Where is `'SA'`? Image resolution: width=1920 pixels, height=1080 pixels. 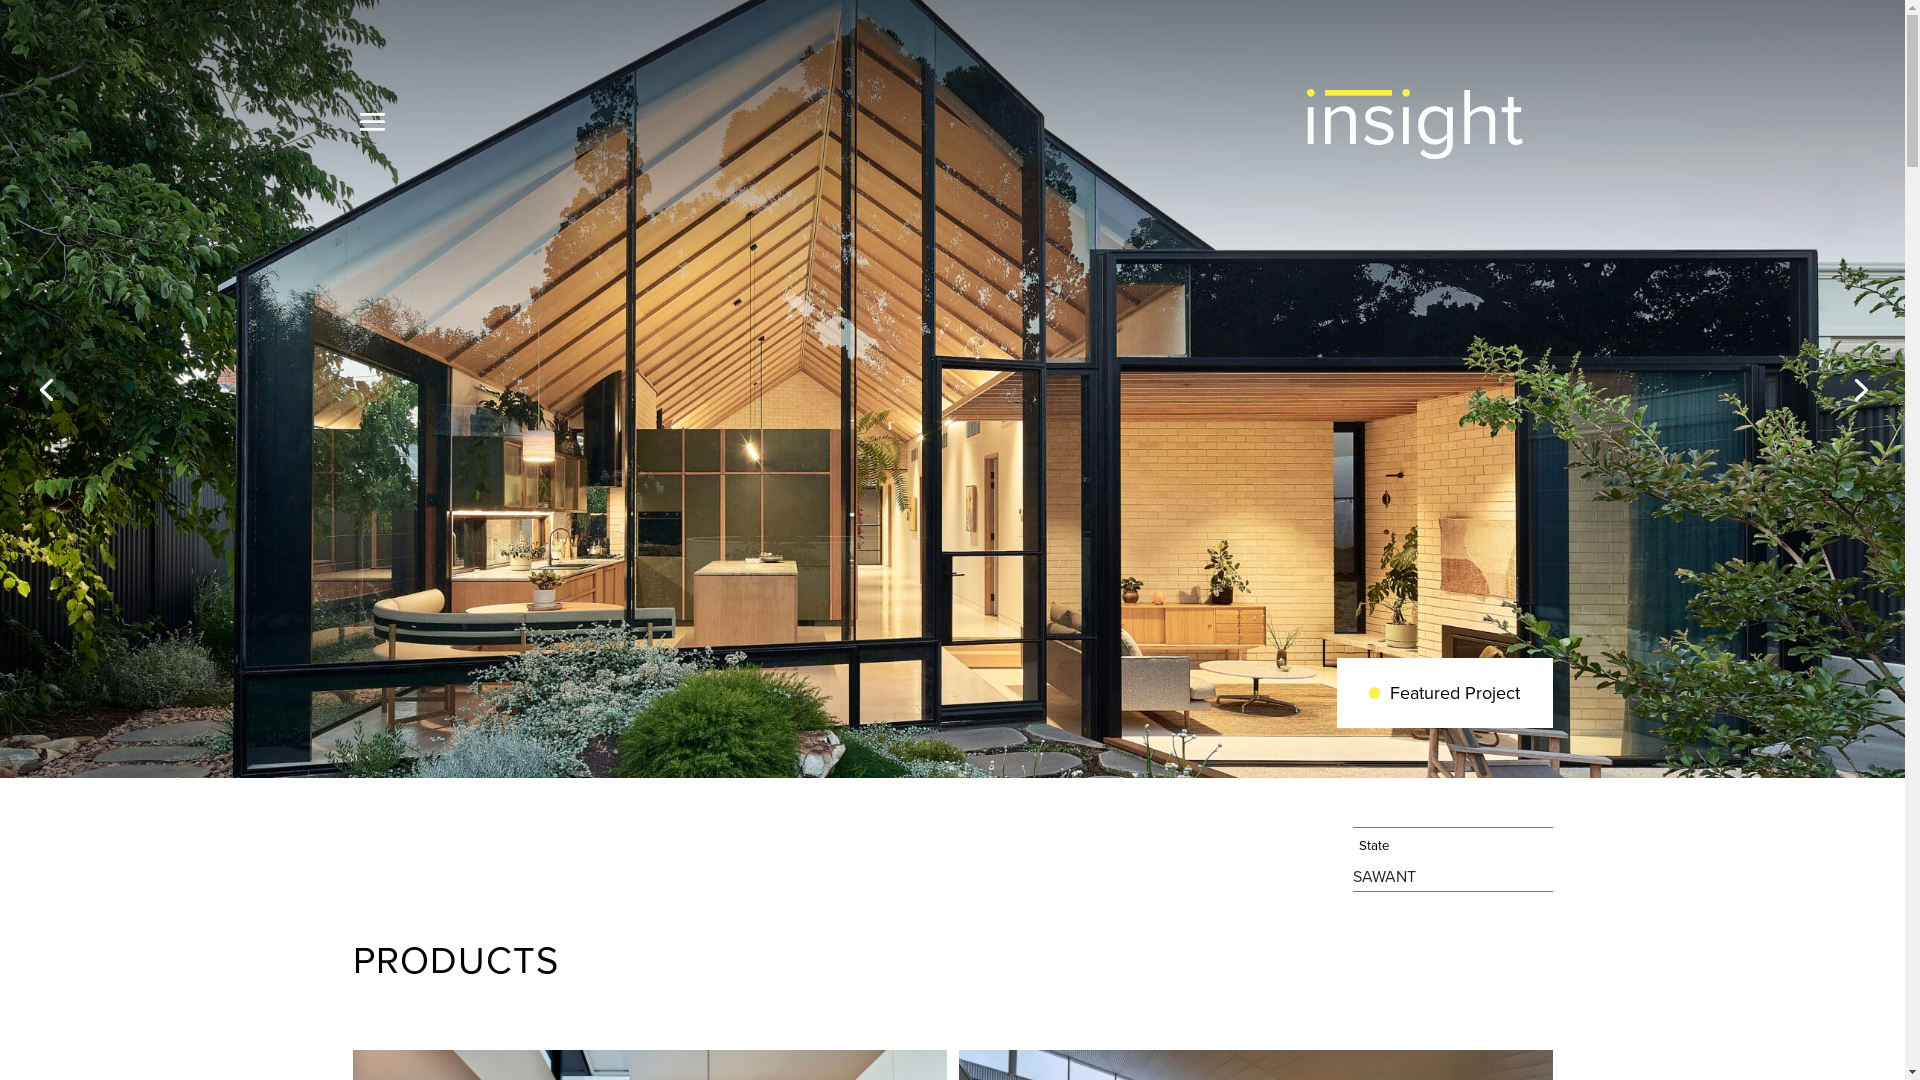
'SA' is located at coordinates (1360, 875).